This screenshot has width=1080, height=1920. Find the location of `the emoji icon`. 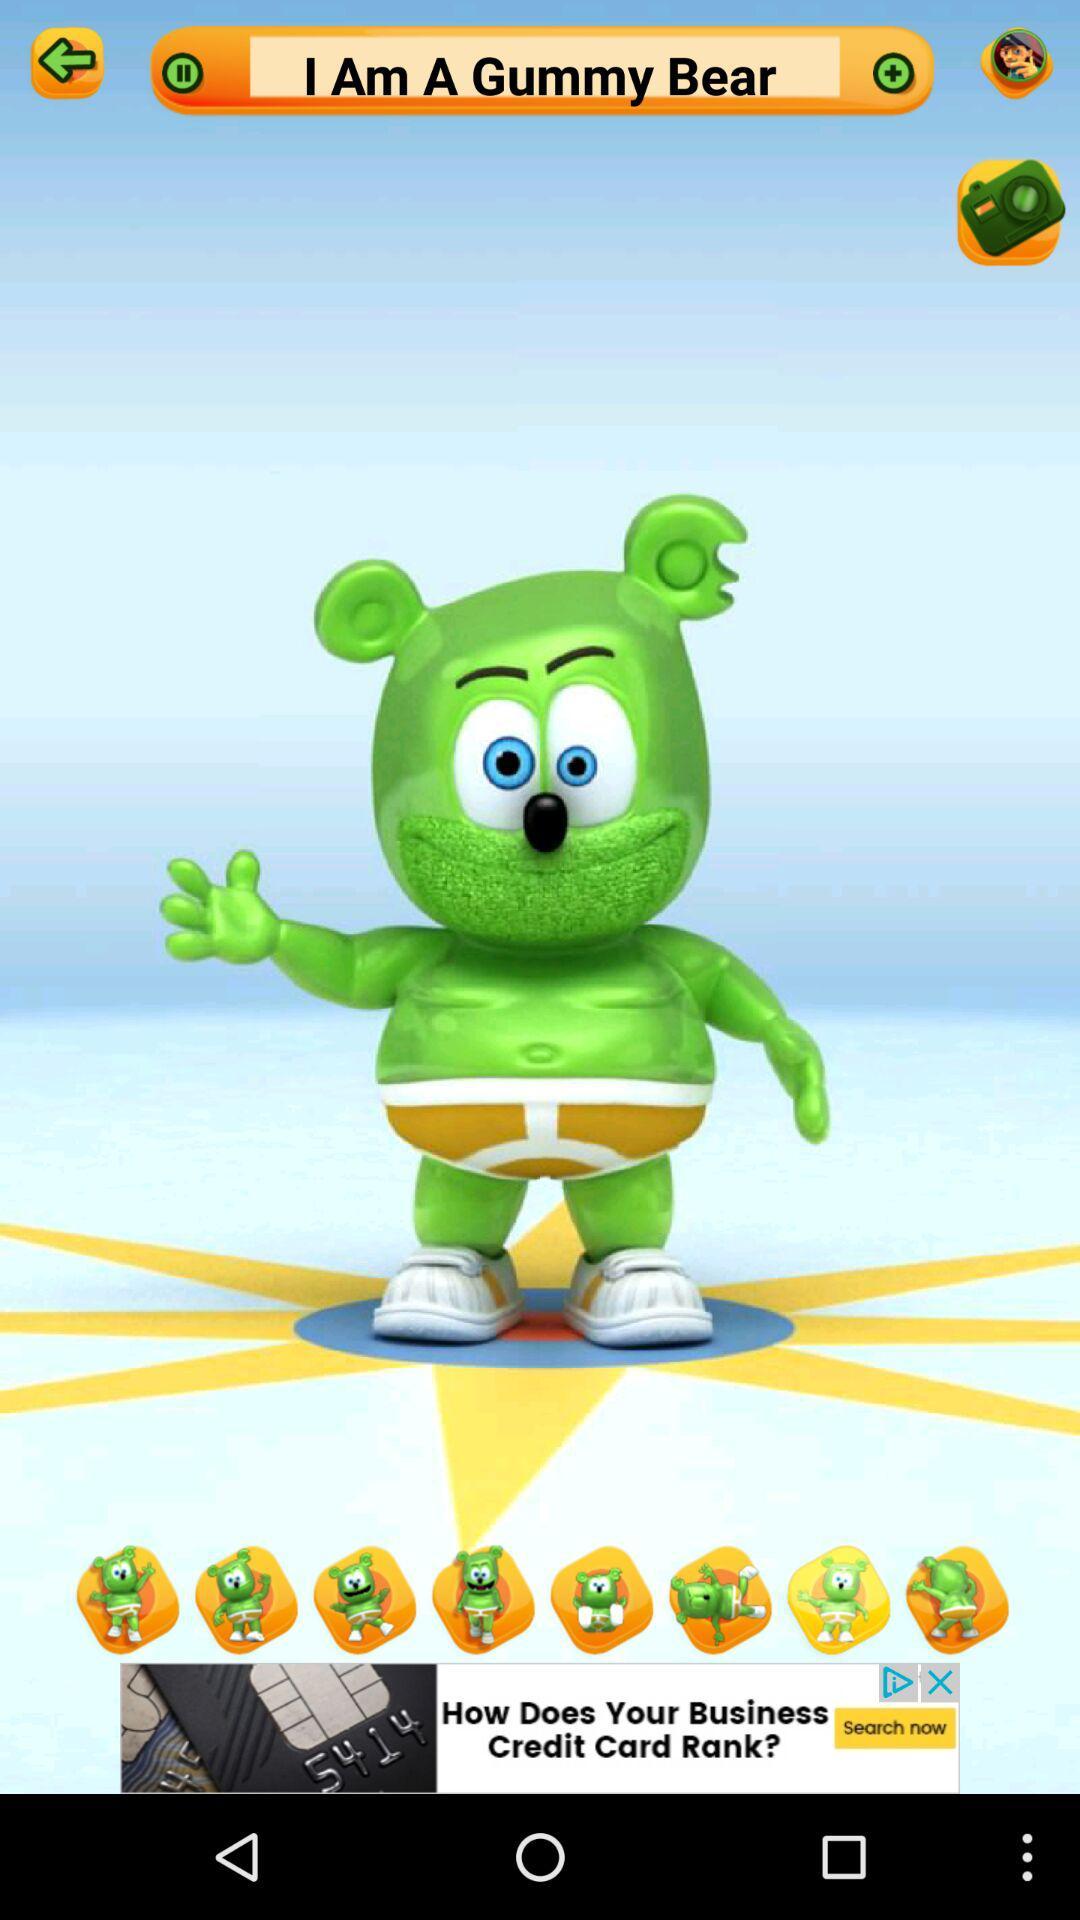

the emoji icon is located at coordinates (1014, 70).